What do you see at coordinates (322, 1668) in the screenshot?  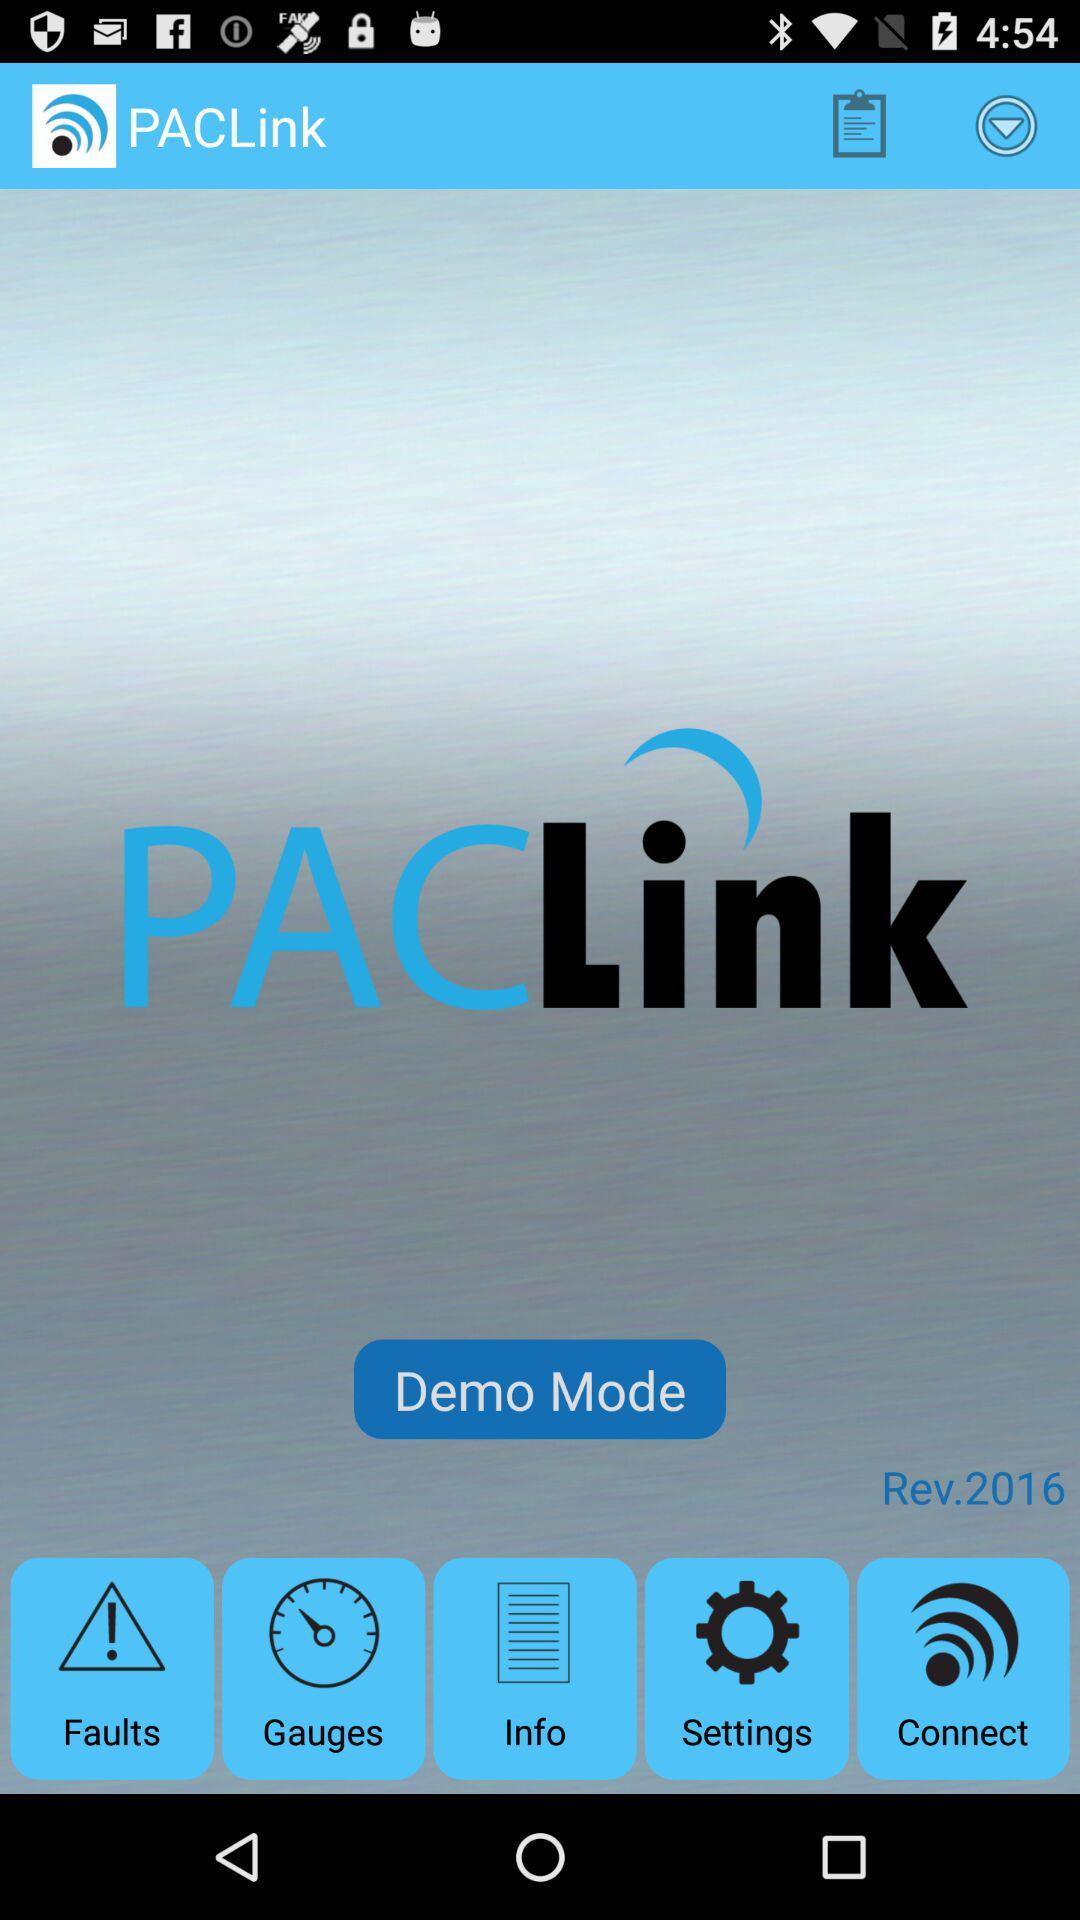 I see `icon below demo mode` at bounding box center [322, 1668].